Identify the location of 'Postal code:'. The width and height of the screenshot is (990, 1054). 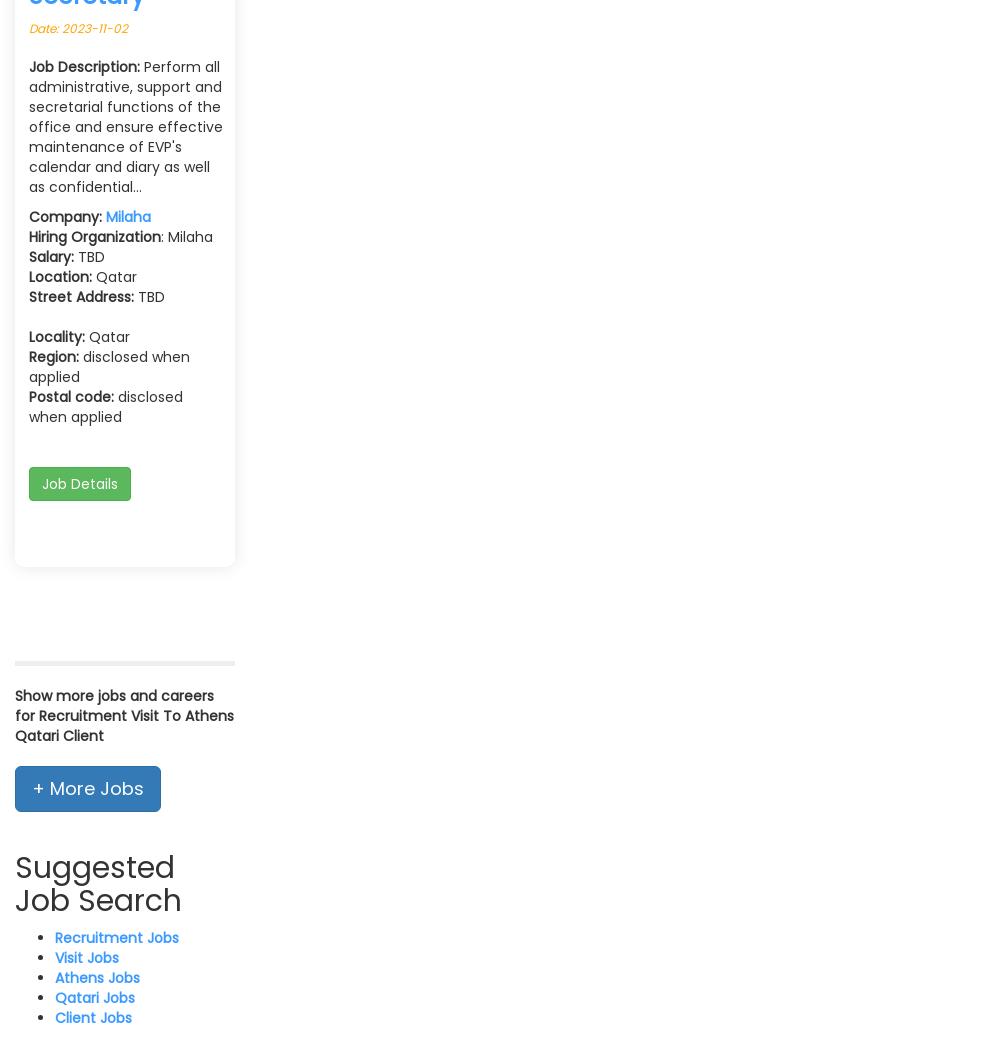
(28, 394).